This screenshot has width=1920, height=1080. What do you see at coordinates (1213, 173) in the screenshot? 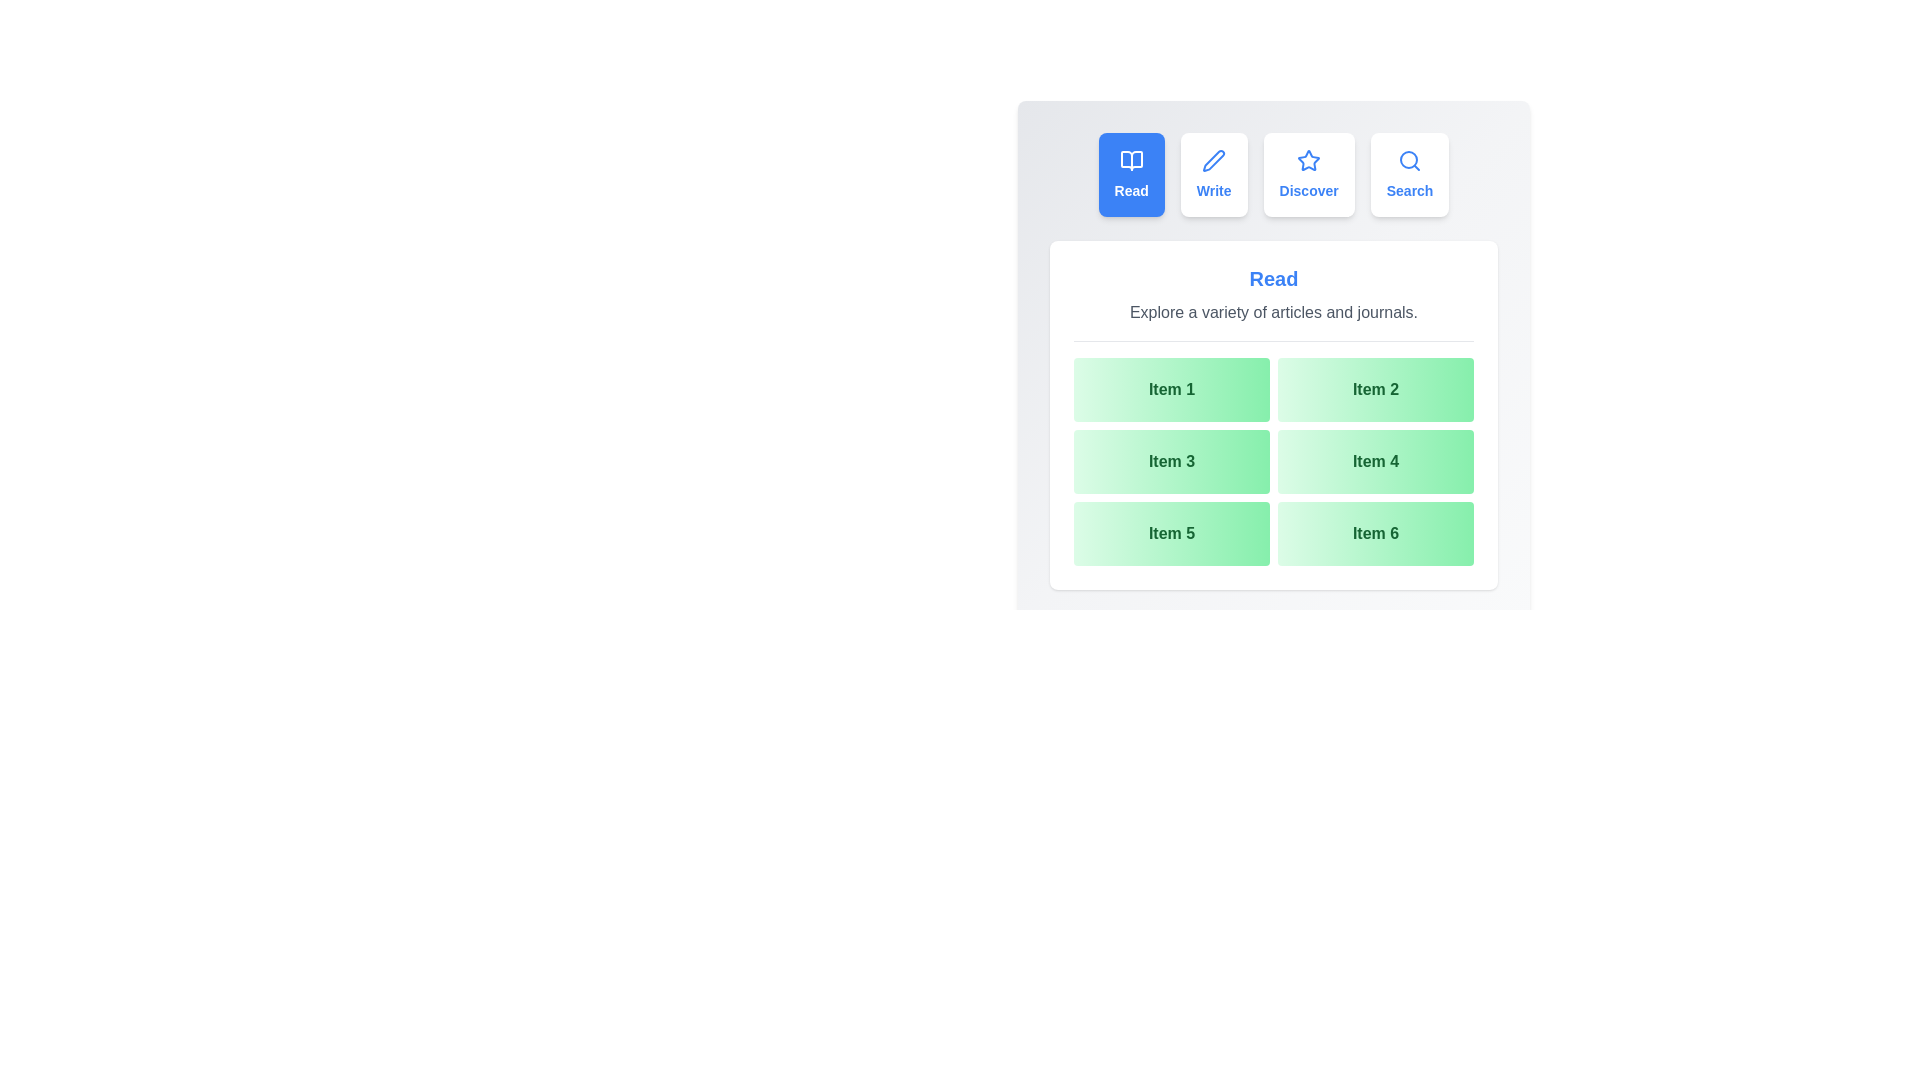
I see `the Write tab by clicking on it` at bounding box center [1213, 173].